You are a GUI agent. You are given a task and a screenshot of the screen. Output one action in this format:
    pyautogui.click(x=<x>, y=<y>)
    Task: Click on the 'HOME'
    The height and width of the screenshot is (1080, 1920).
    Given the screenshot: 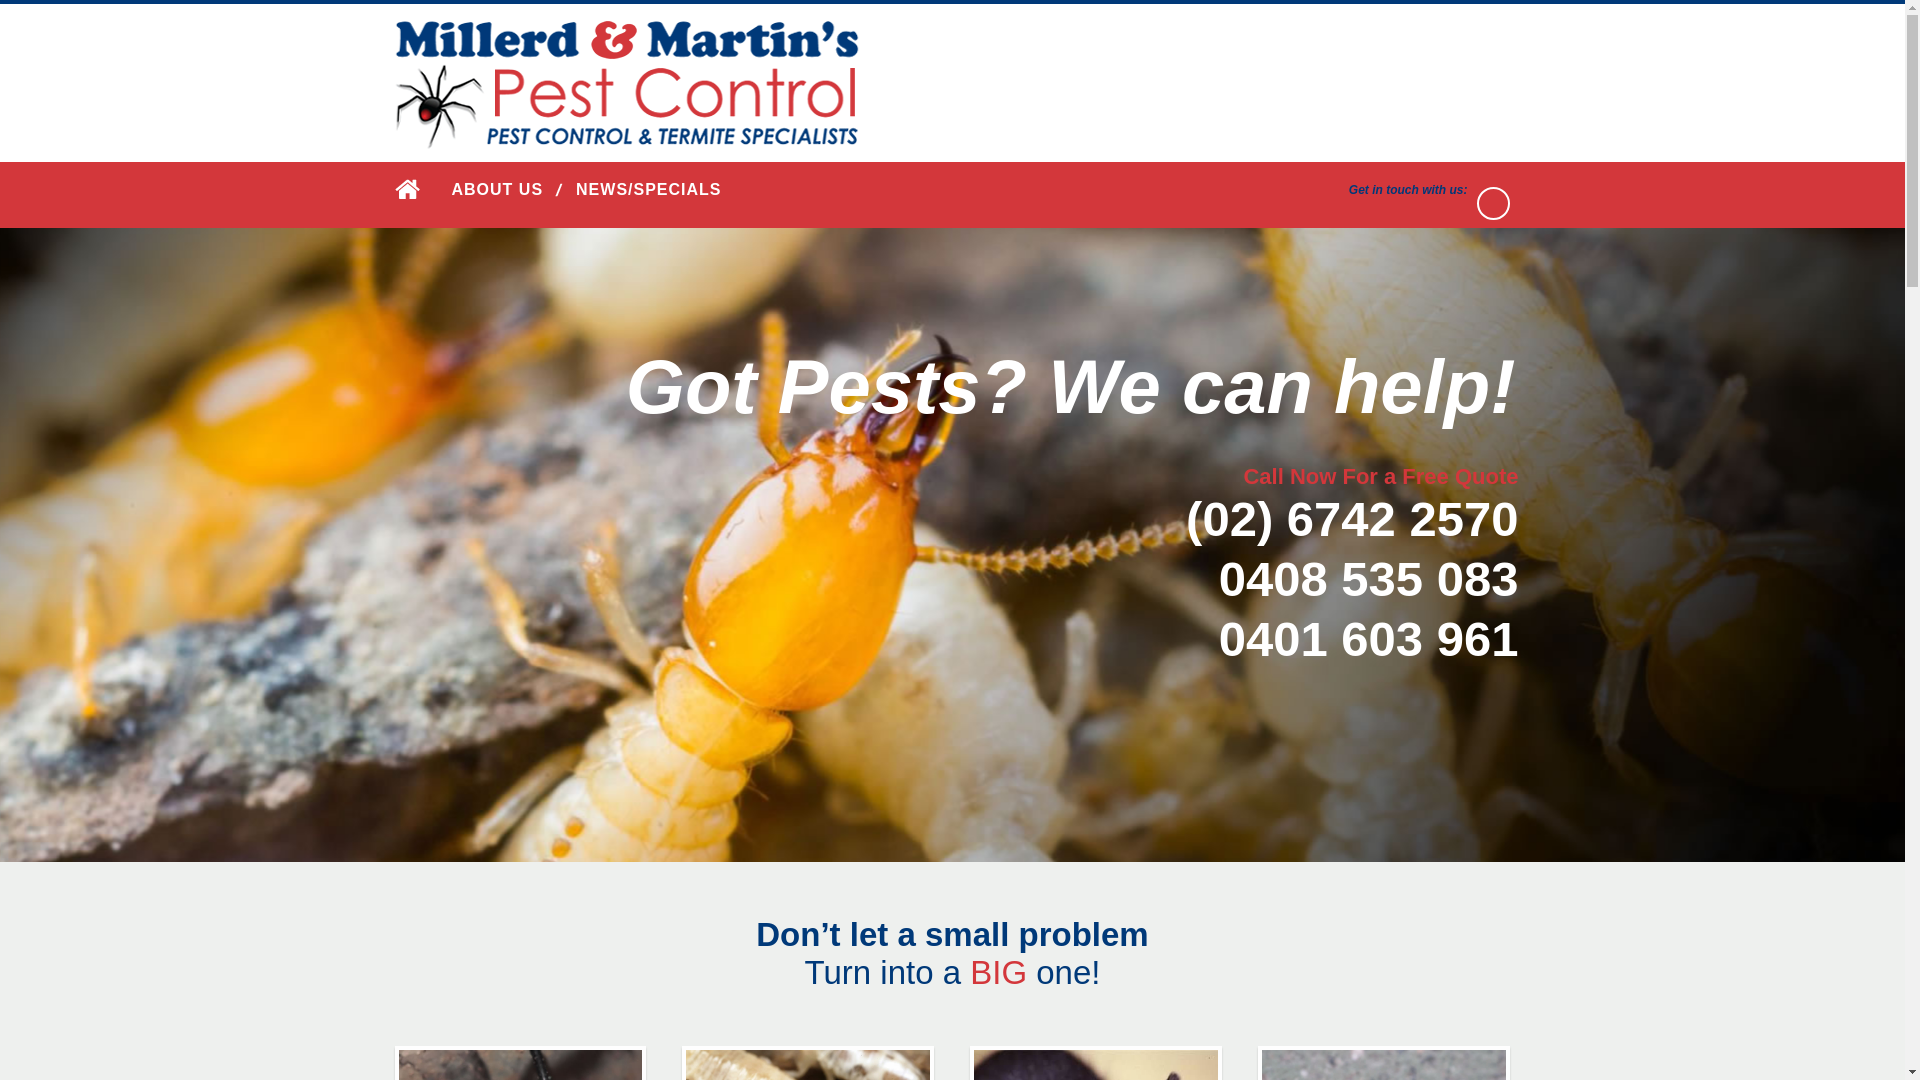 What is the action you would take?
    pyautogui.click(x=393, y=189)
    